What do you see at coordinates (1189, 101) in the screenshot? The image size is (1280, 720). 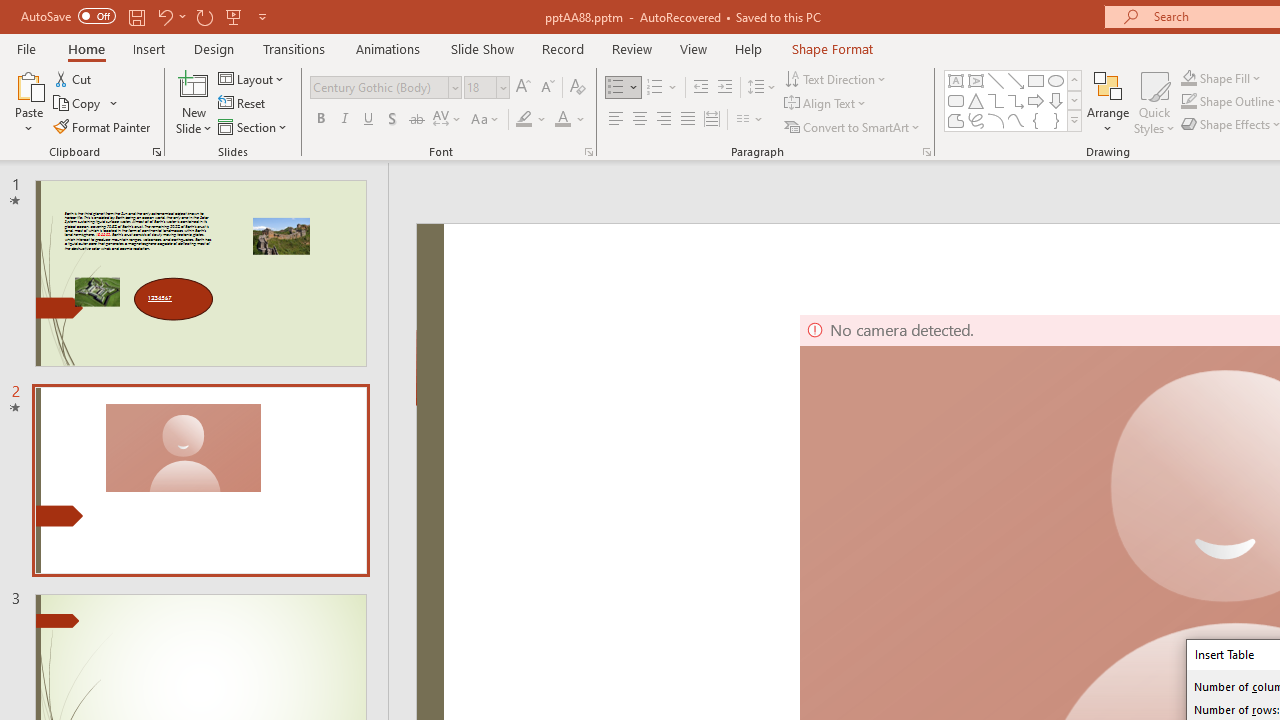 I see `'Shape Outline Teal, Accent 1'` at bounding box center [1189, 101].